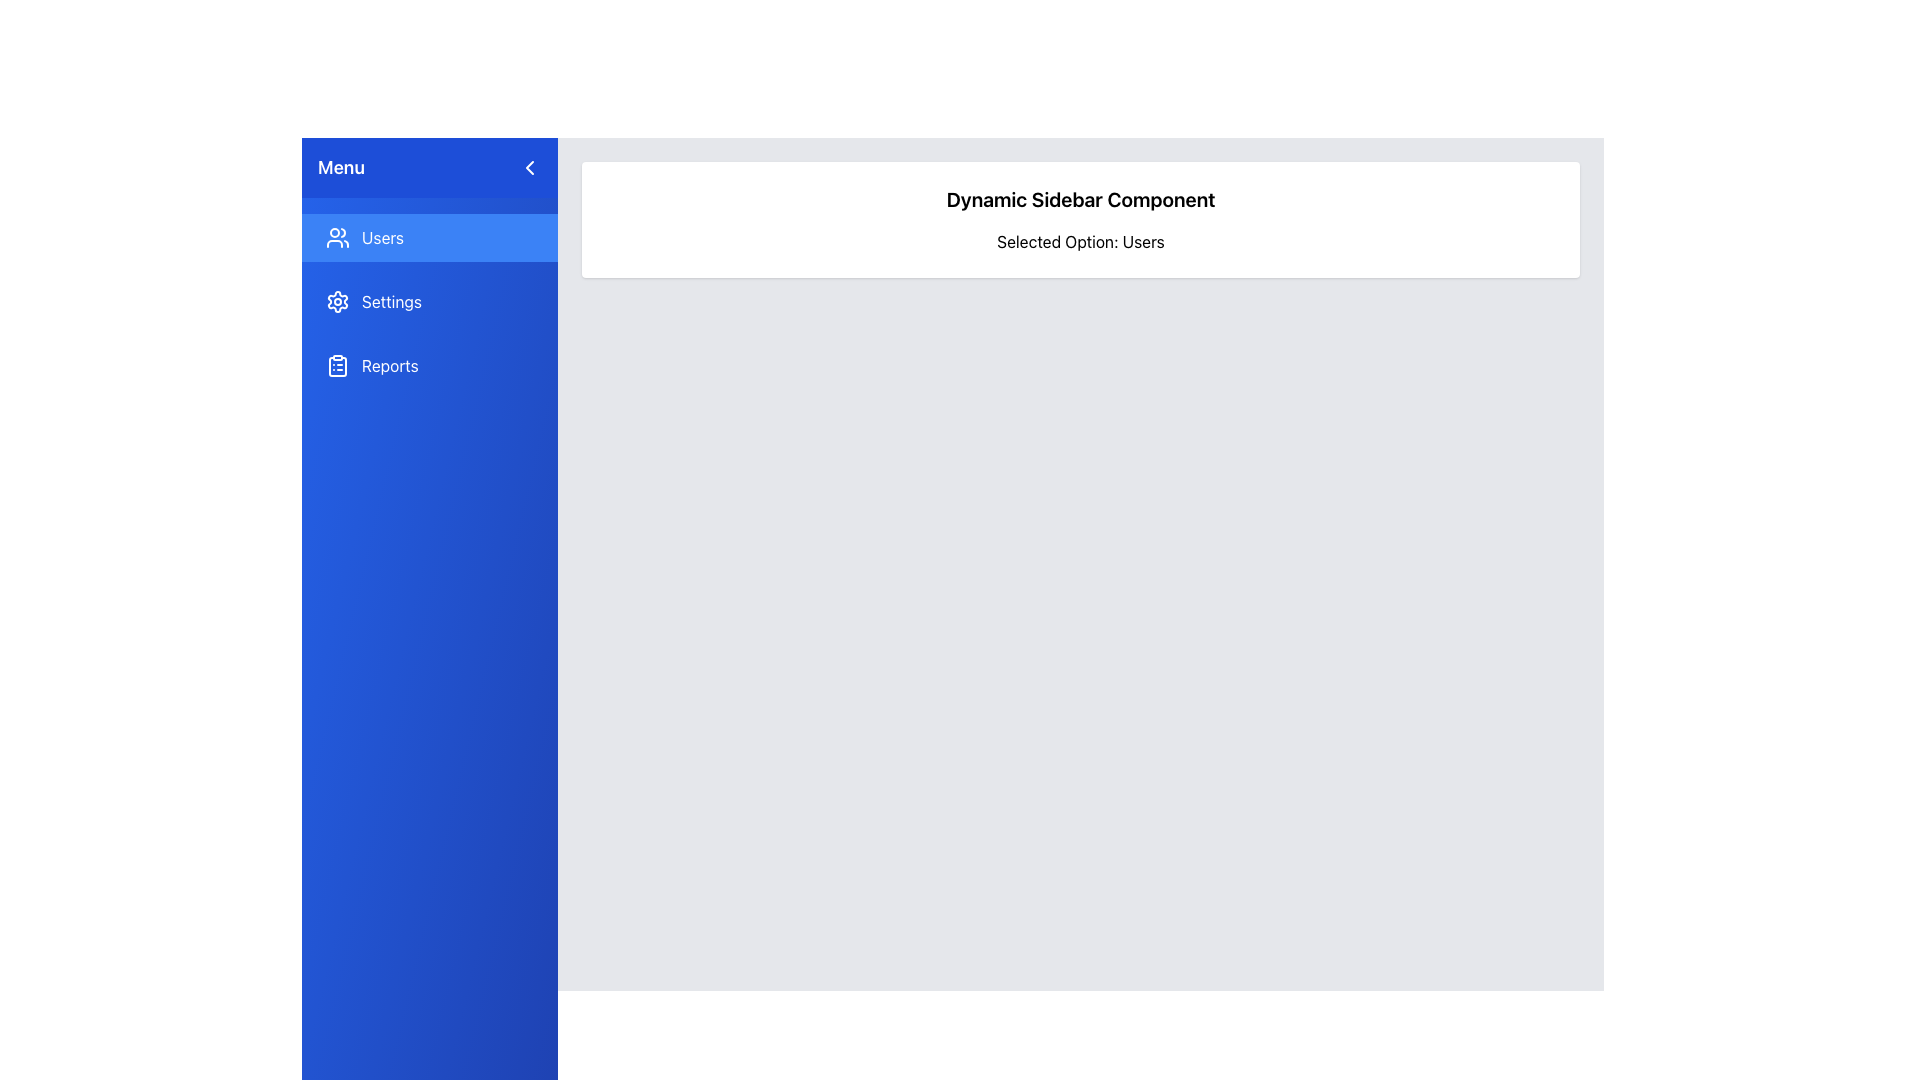 This screenshot has width=1920, height=1080. Describe the element at coordinates (429, 366) in the screenshot. I see `the 'Reports' button in the sidebar` at that location.